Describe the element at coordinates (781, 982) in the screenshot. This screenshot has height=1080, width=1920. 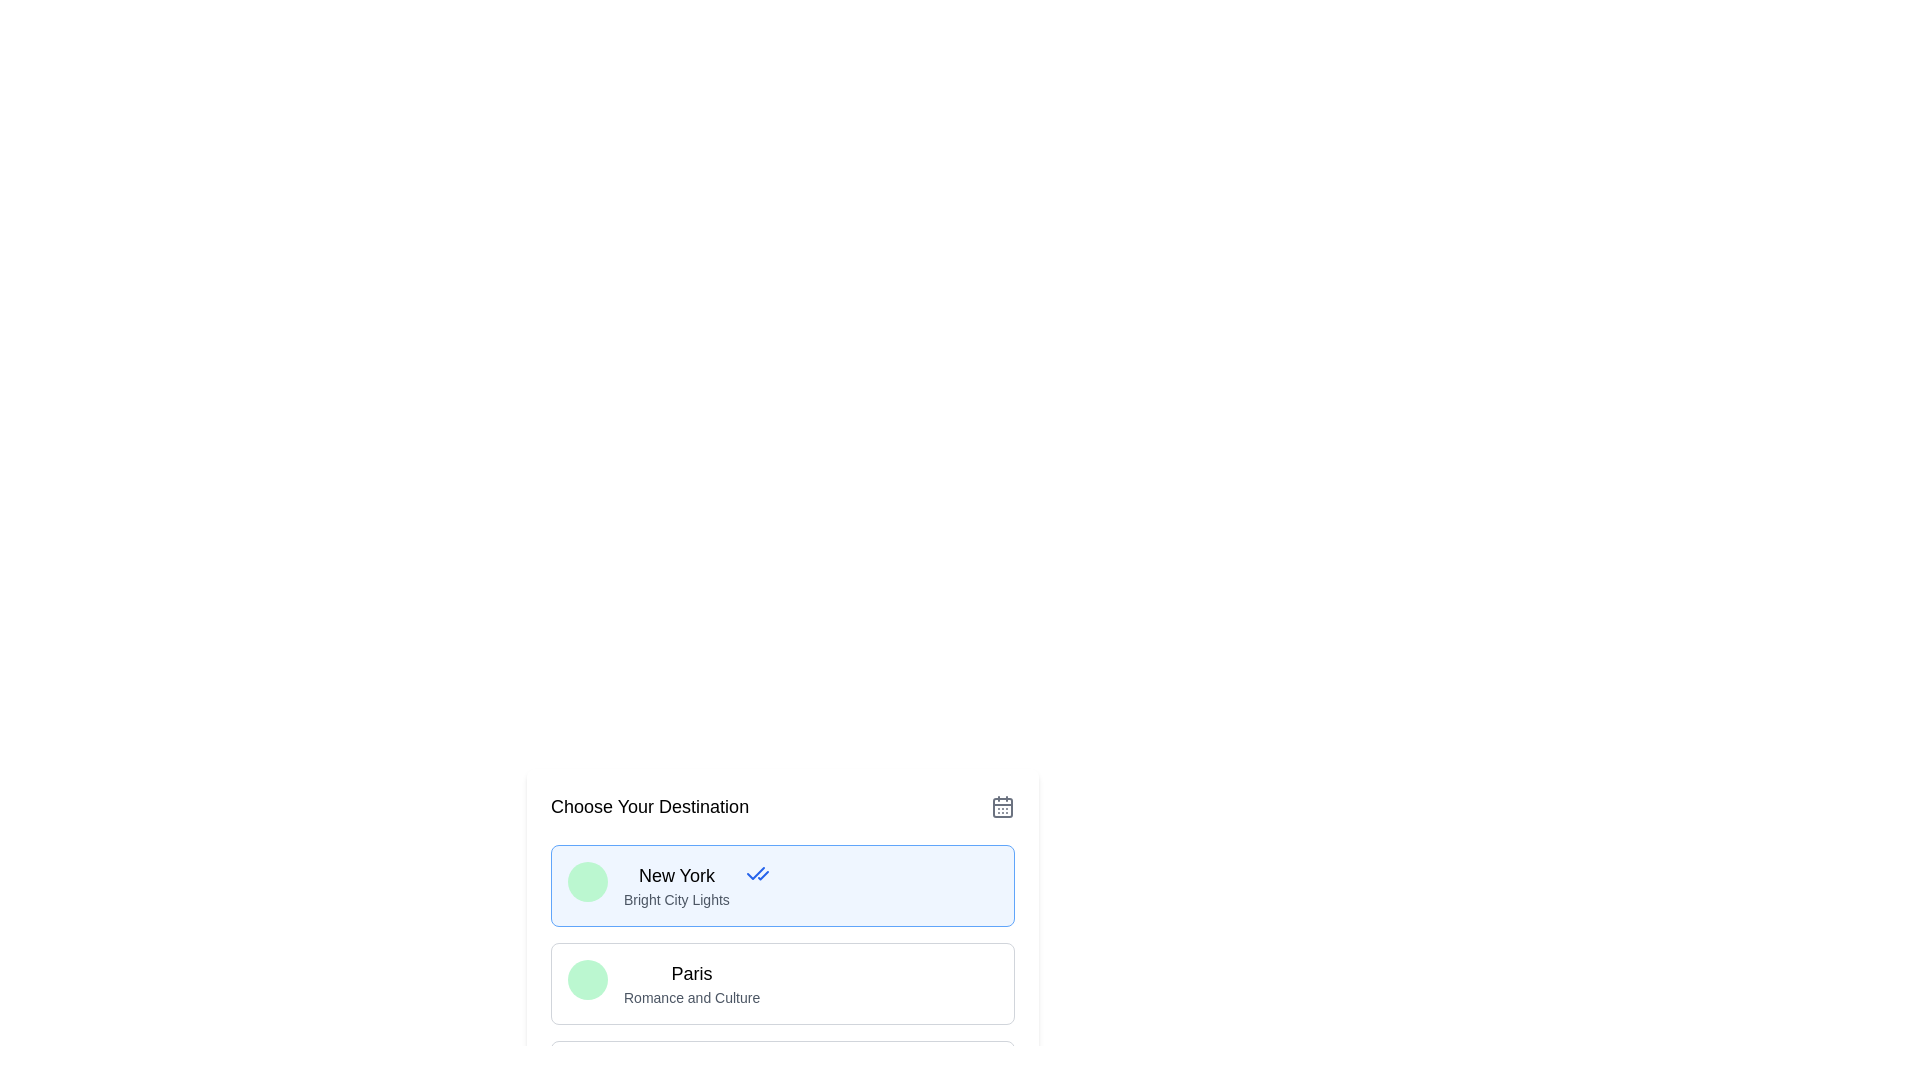
I see `the second selectable card option representing 'Paris' in the destination list` at that location.